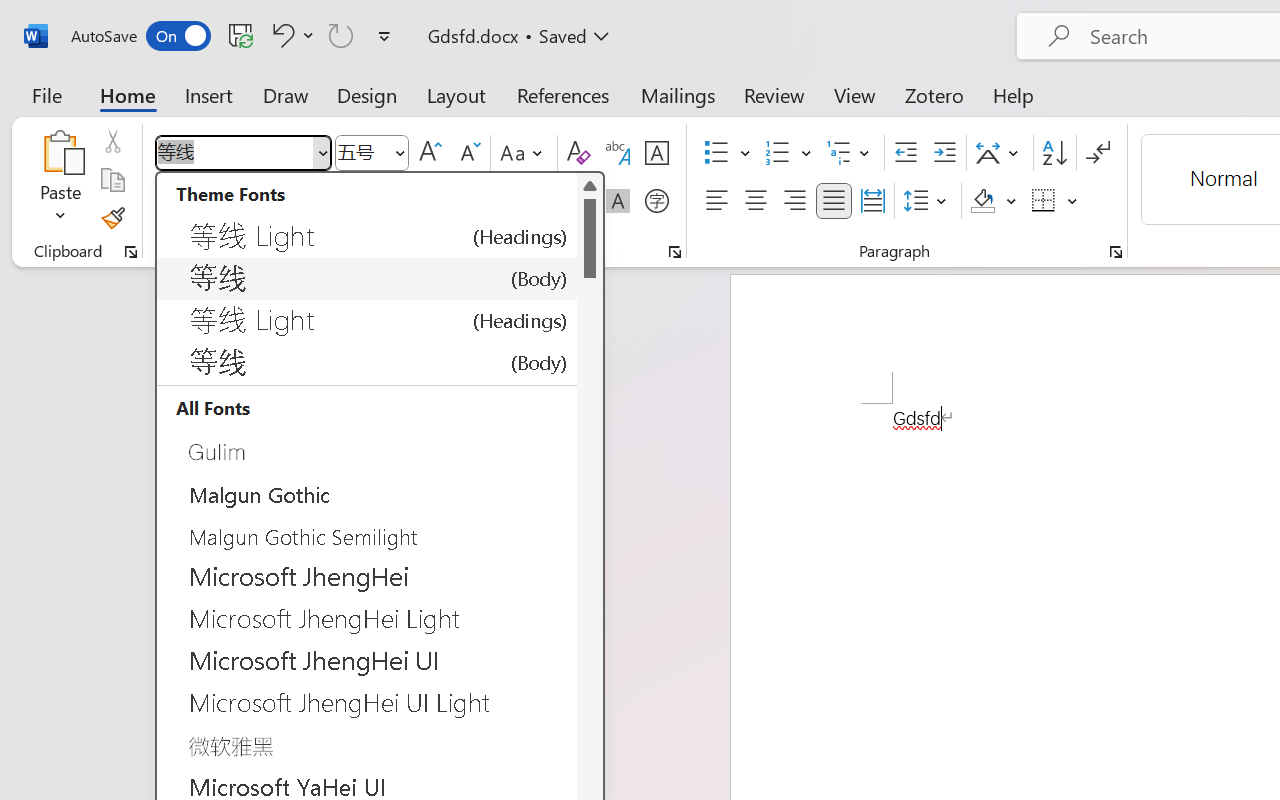 The image size is (1280, 800). What do you see at coordinates (993, 201) in the screenshot?
I see `'Shading'` at bounding box center [993, 201].